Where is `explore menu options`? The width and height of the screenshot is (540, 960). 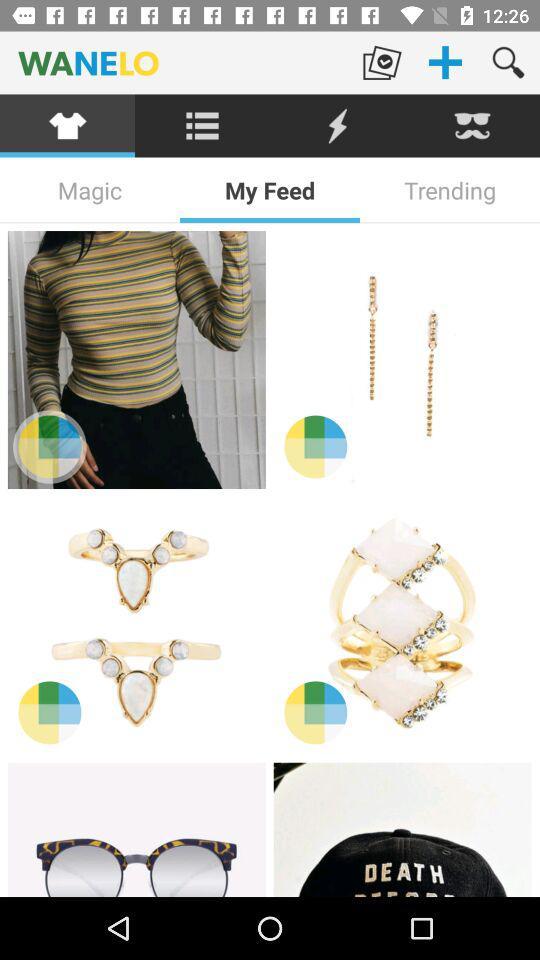
explore menu options is located at coordinates (202, 125).